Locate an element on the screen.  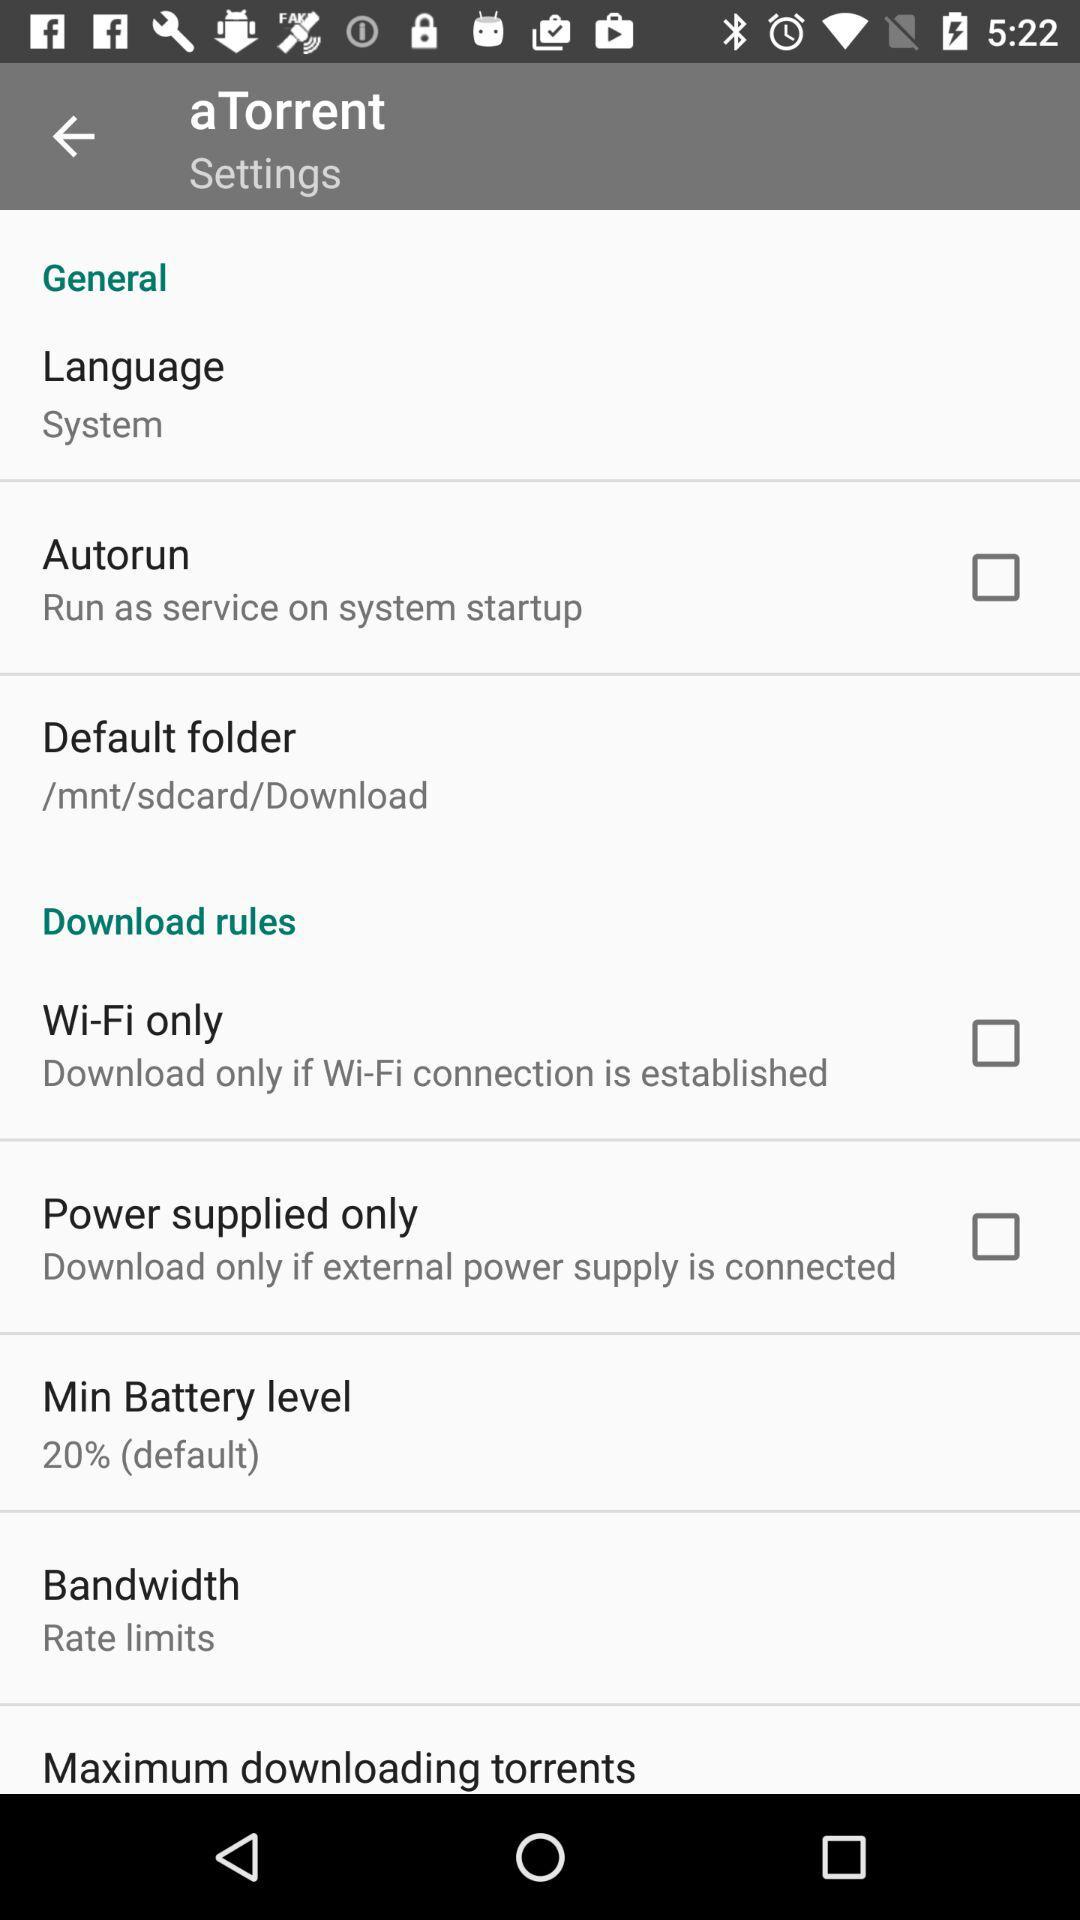
the maximum downloading torrents item is located at coordinates (338, 1765).